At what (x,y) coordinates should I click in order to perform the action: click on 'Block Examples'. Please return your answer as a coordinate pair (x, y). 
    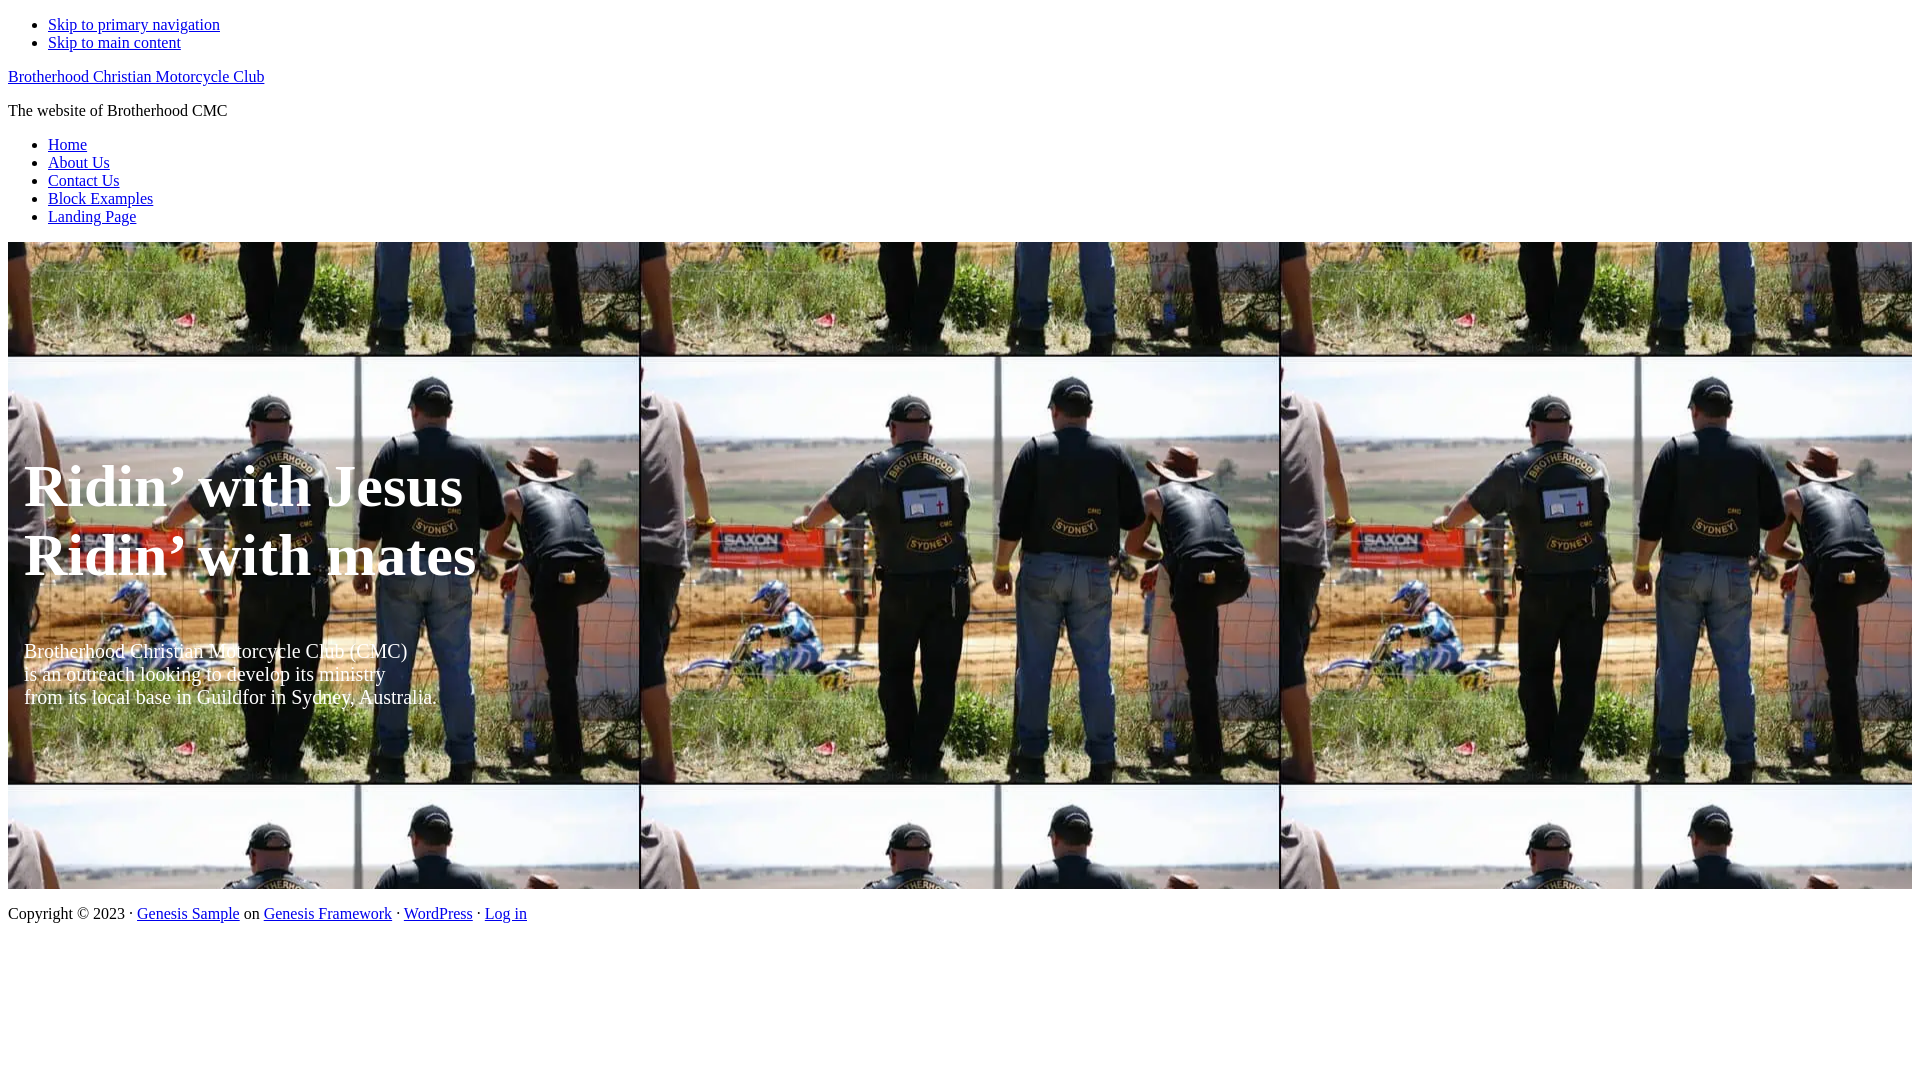
    Looking at the image, I should click on (99, 198).